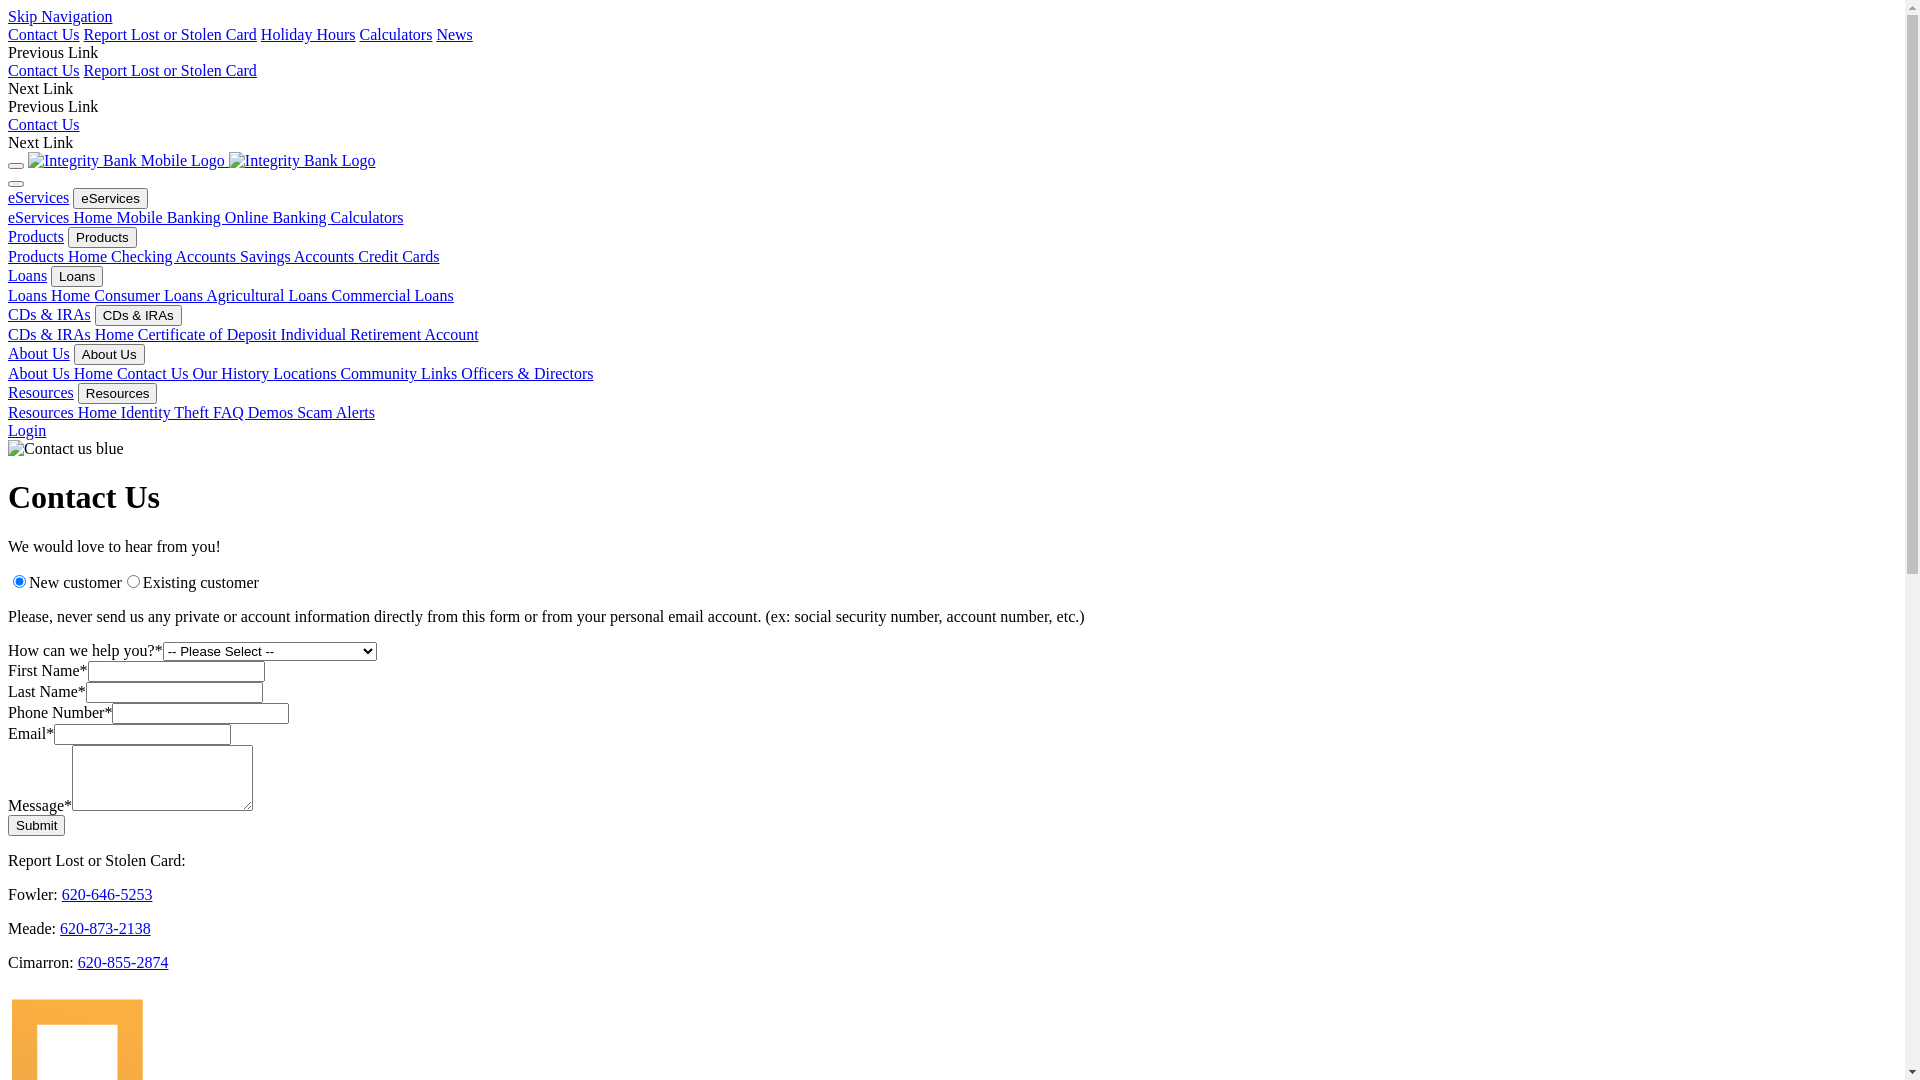  I want to click on 'eServices', so click(38, 197).